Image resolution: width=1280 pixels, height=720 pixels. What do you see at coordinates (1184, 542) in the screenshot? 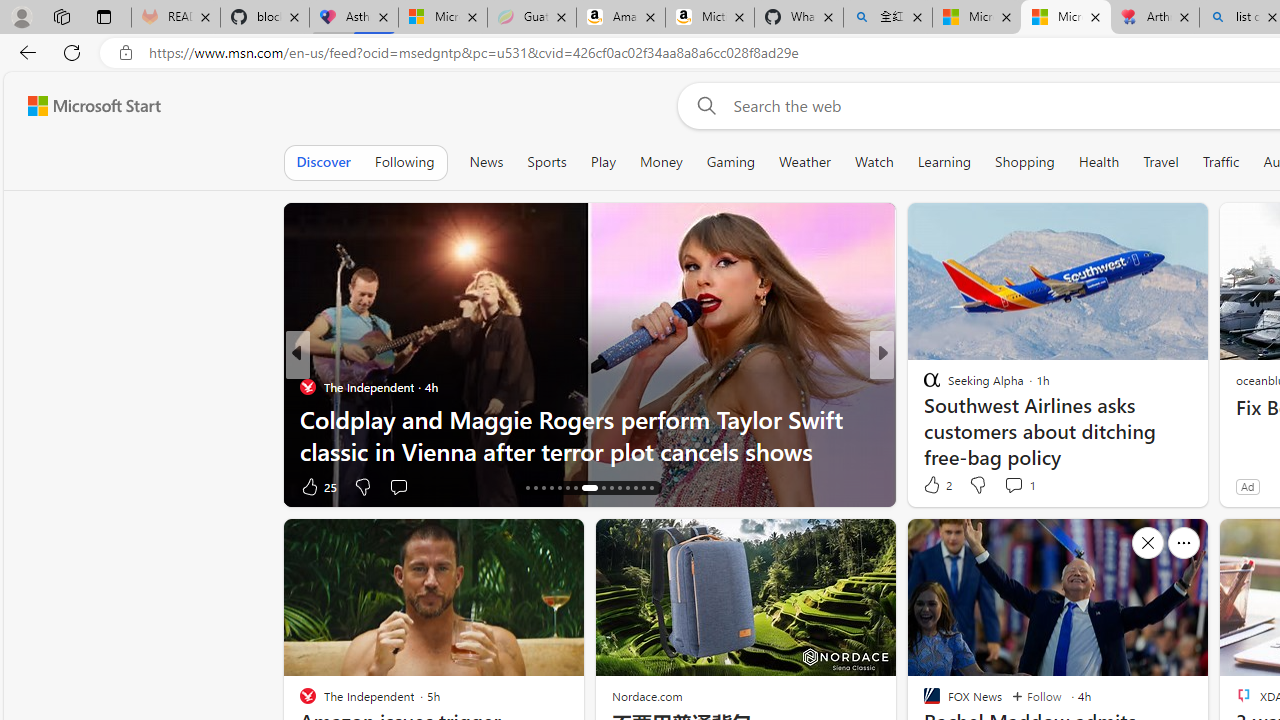
I see `'See more'` at bounding box center [1184, 542].